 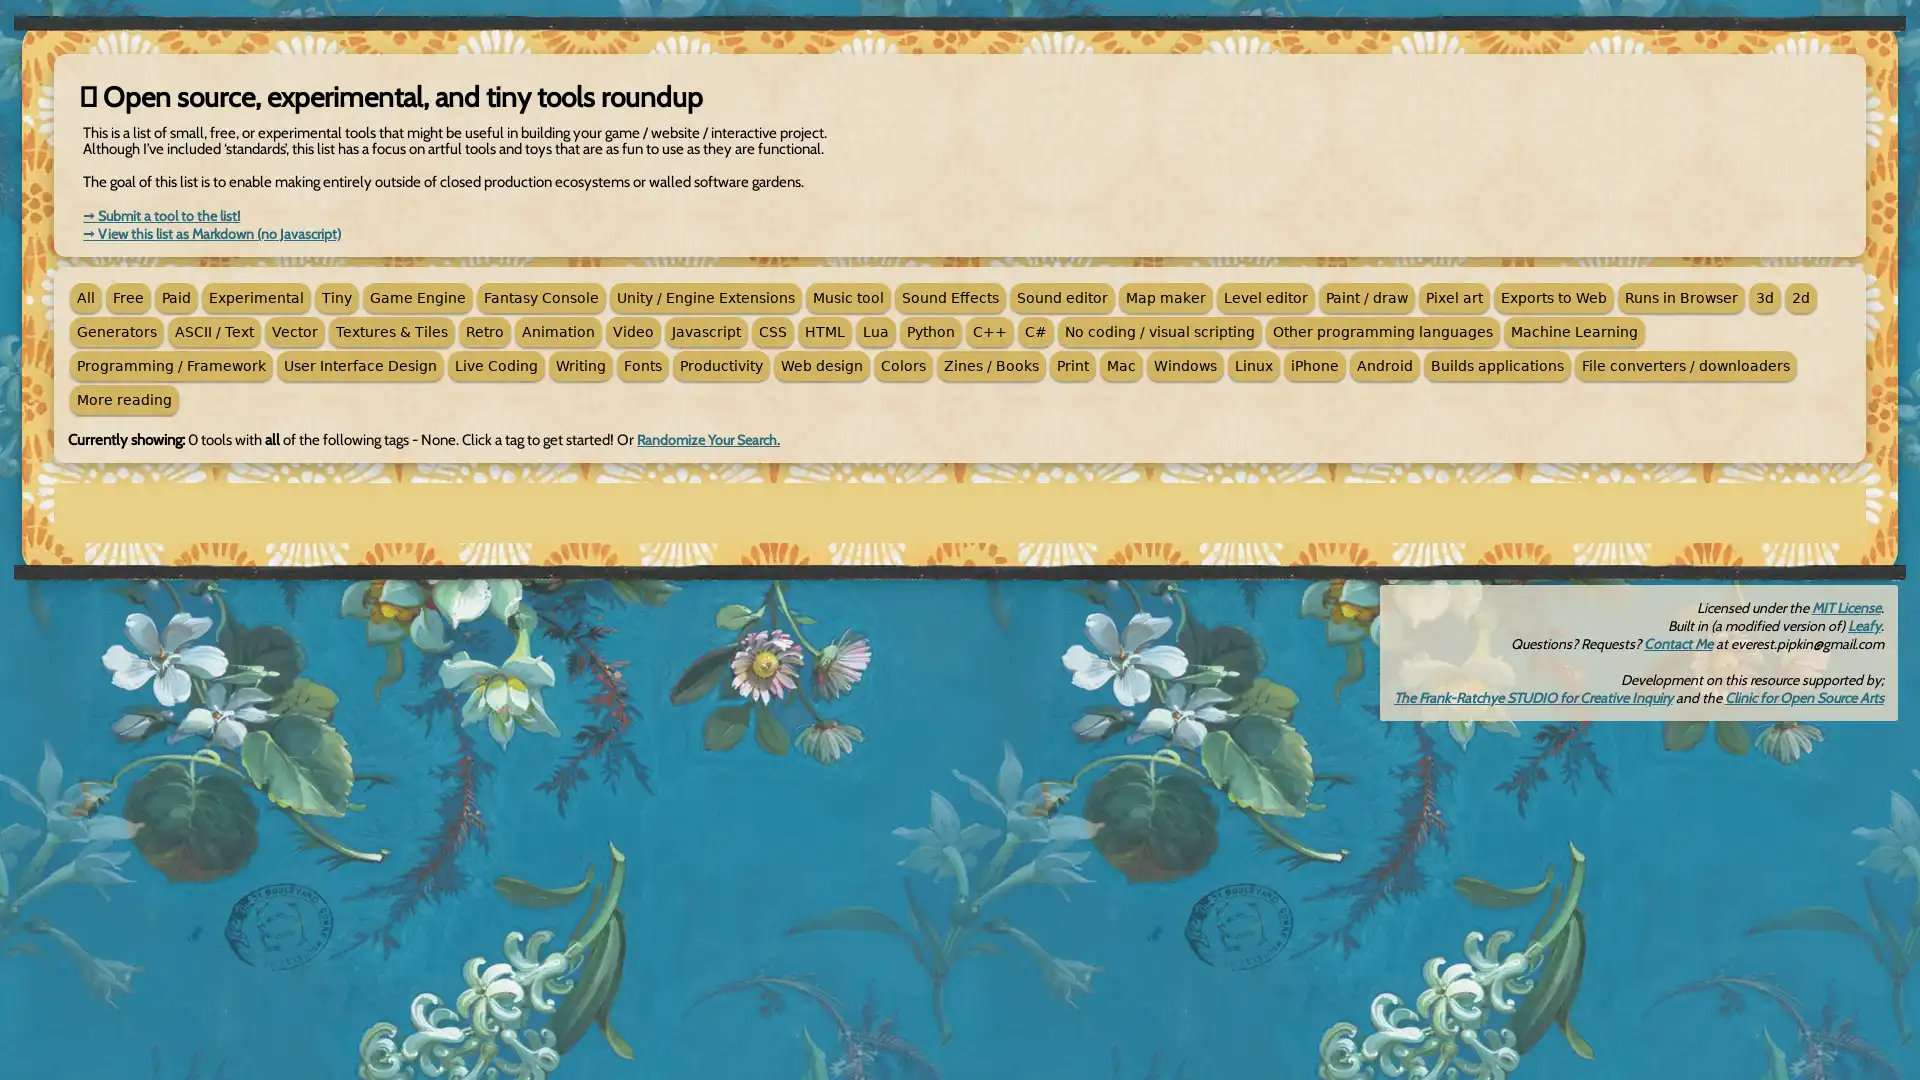 I want to click on Windows, so click(x=1185, y=366).